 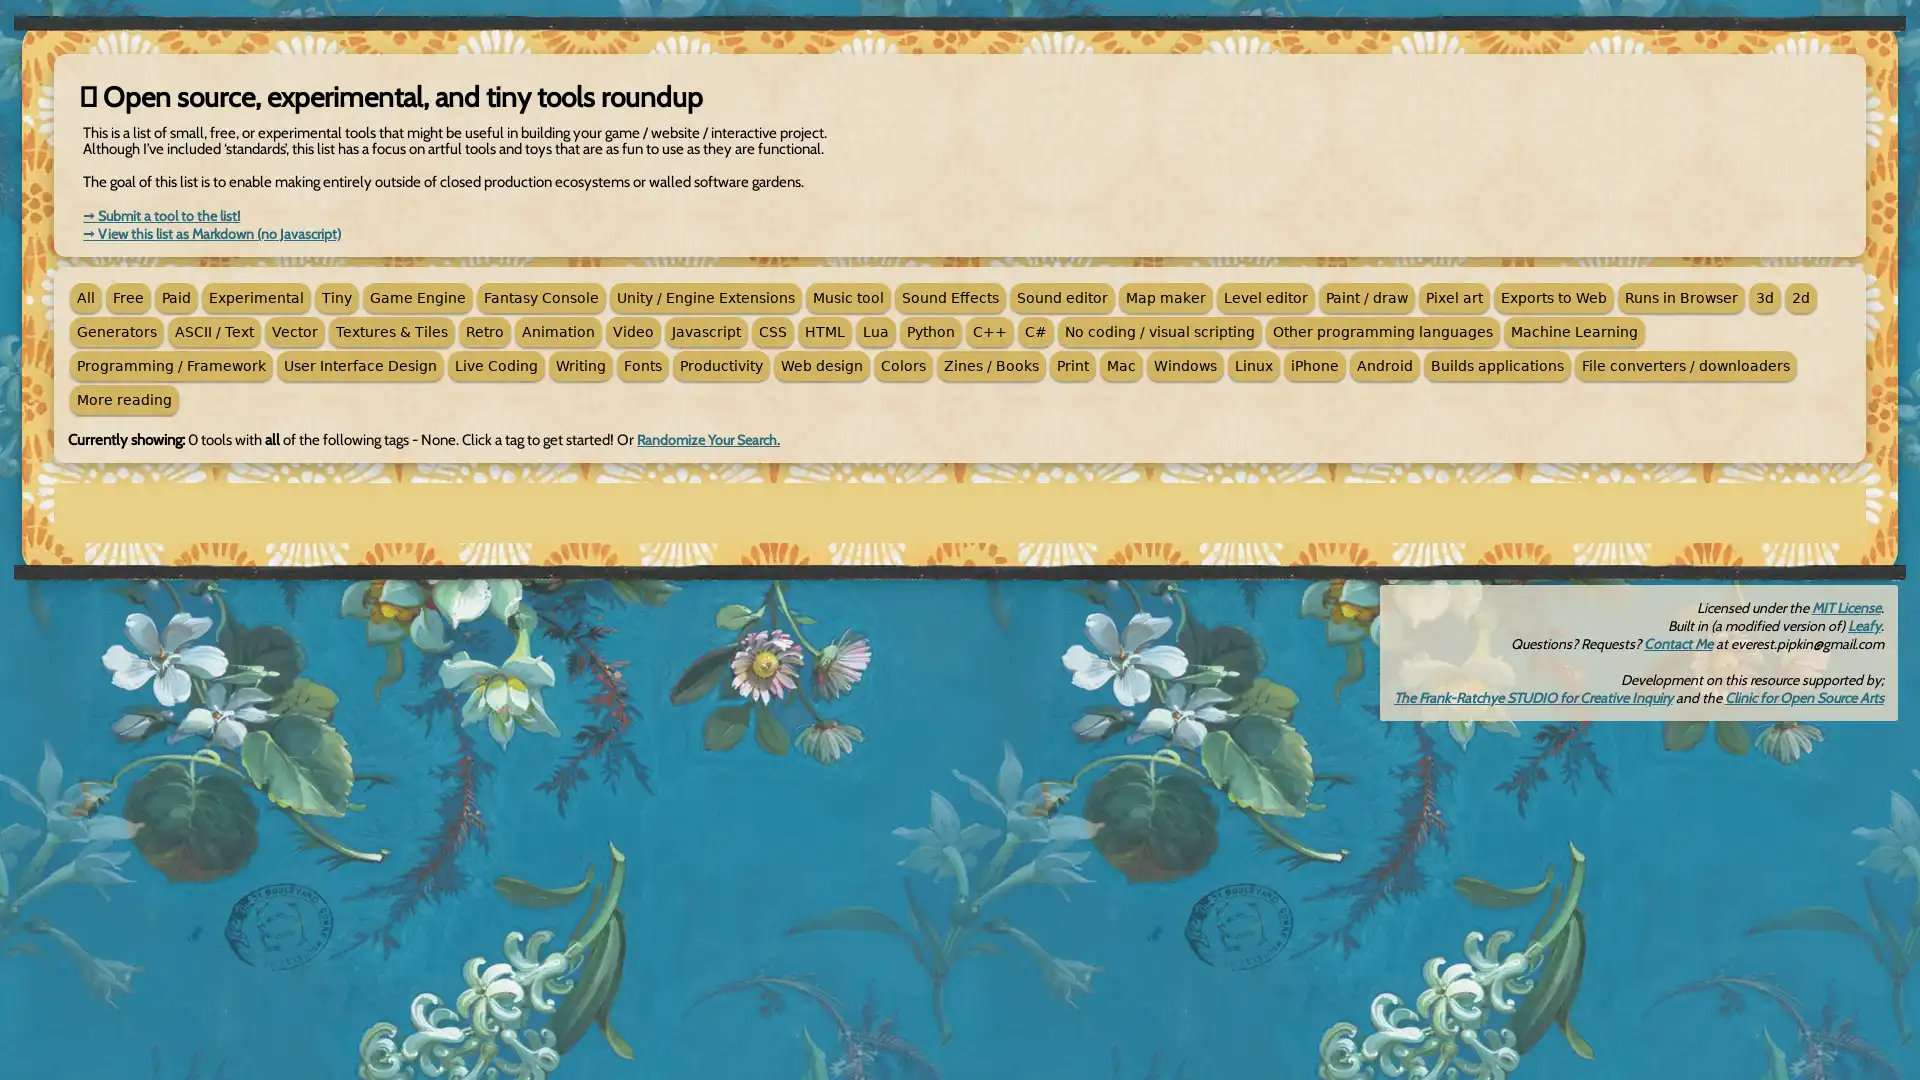 I want to click on Windows, so click(x=1185, y=366).